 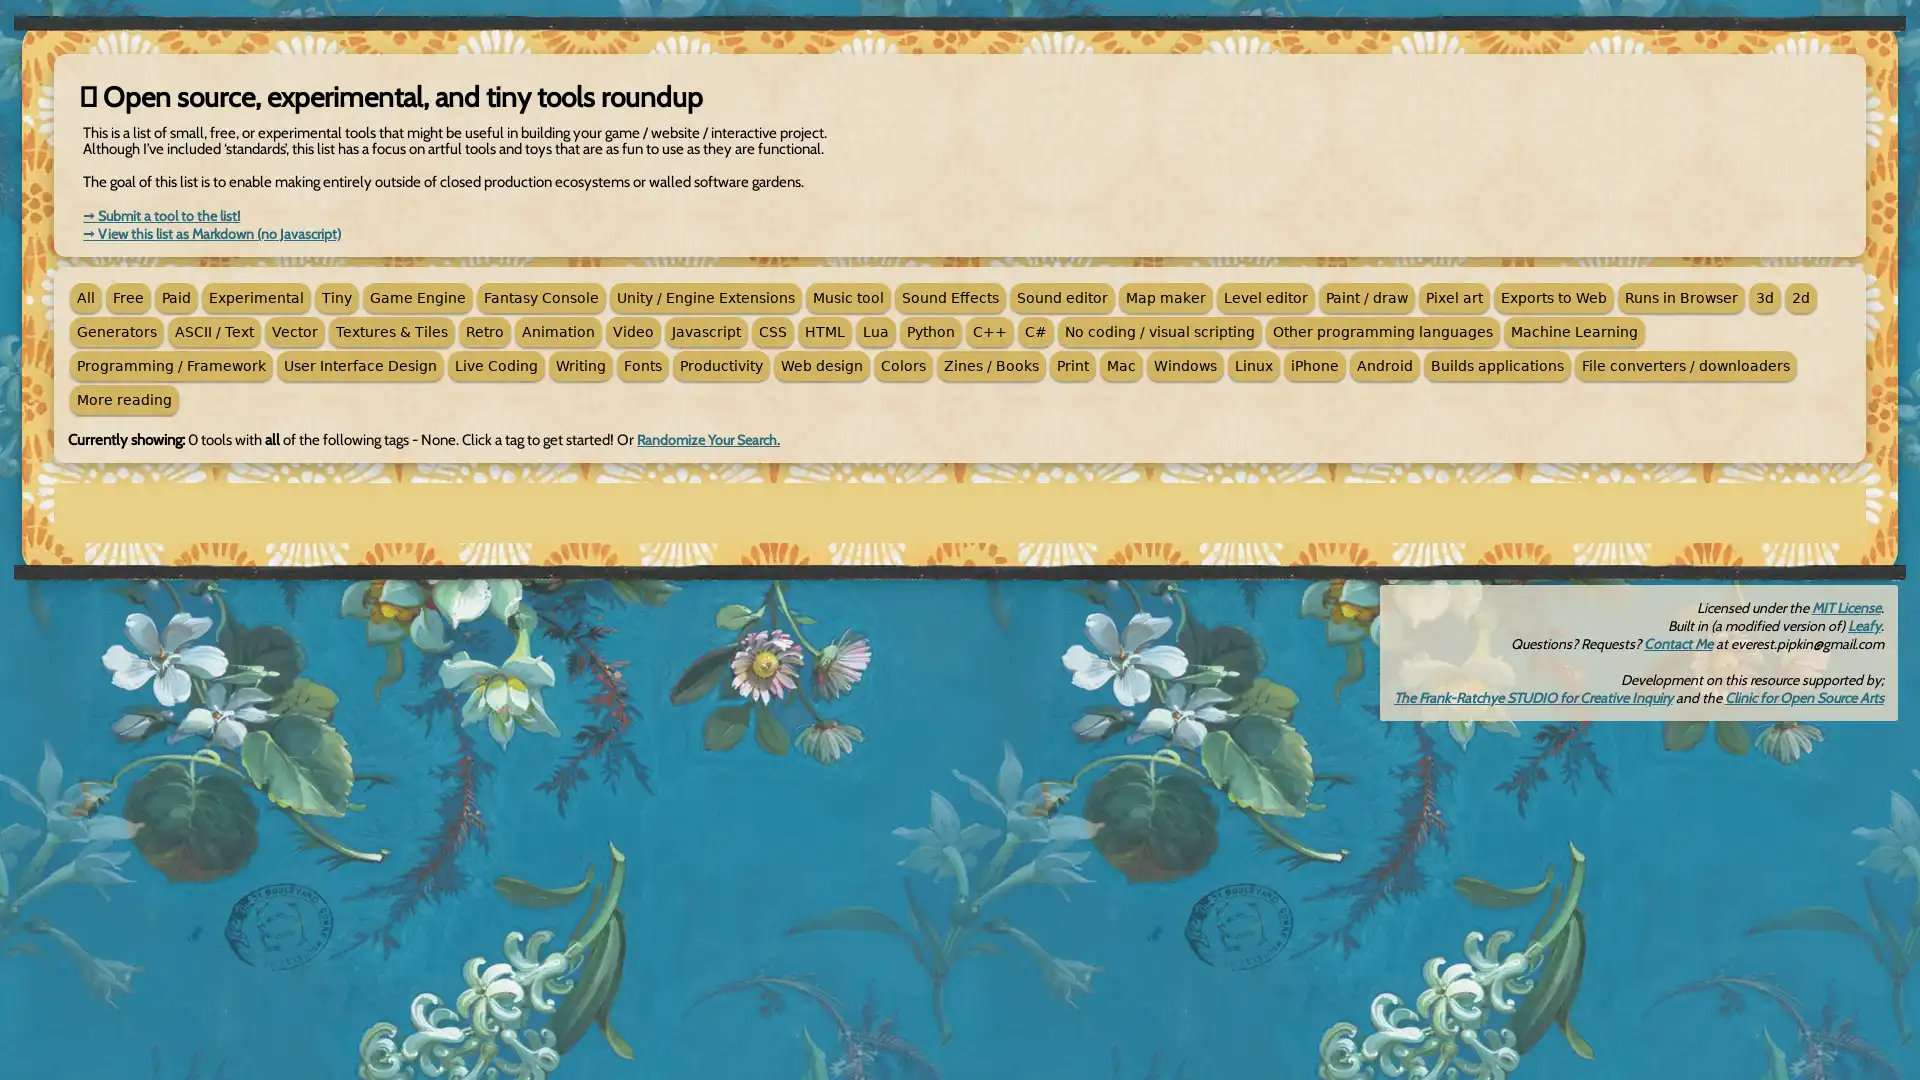 I want to click on Windows, so click(x=1185, y=366).